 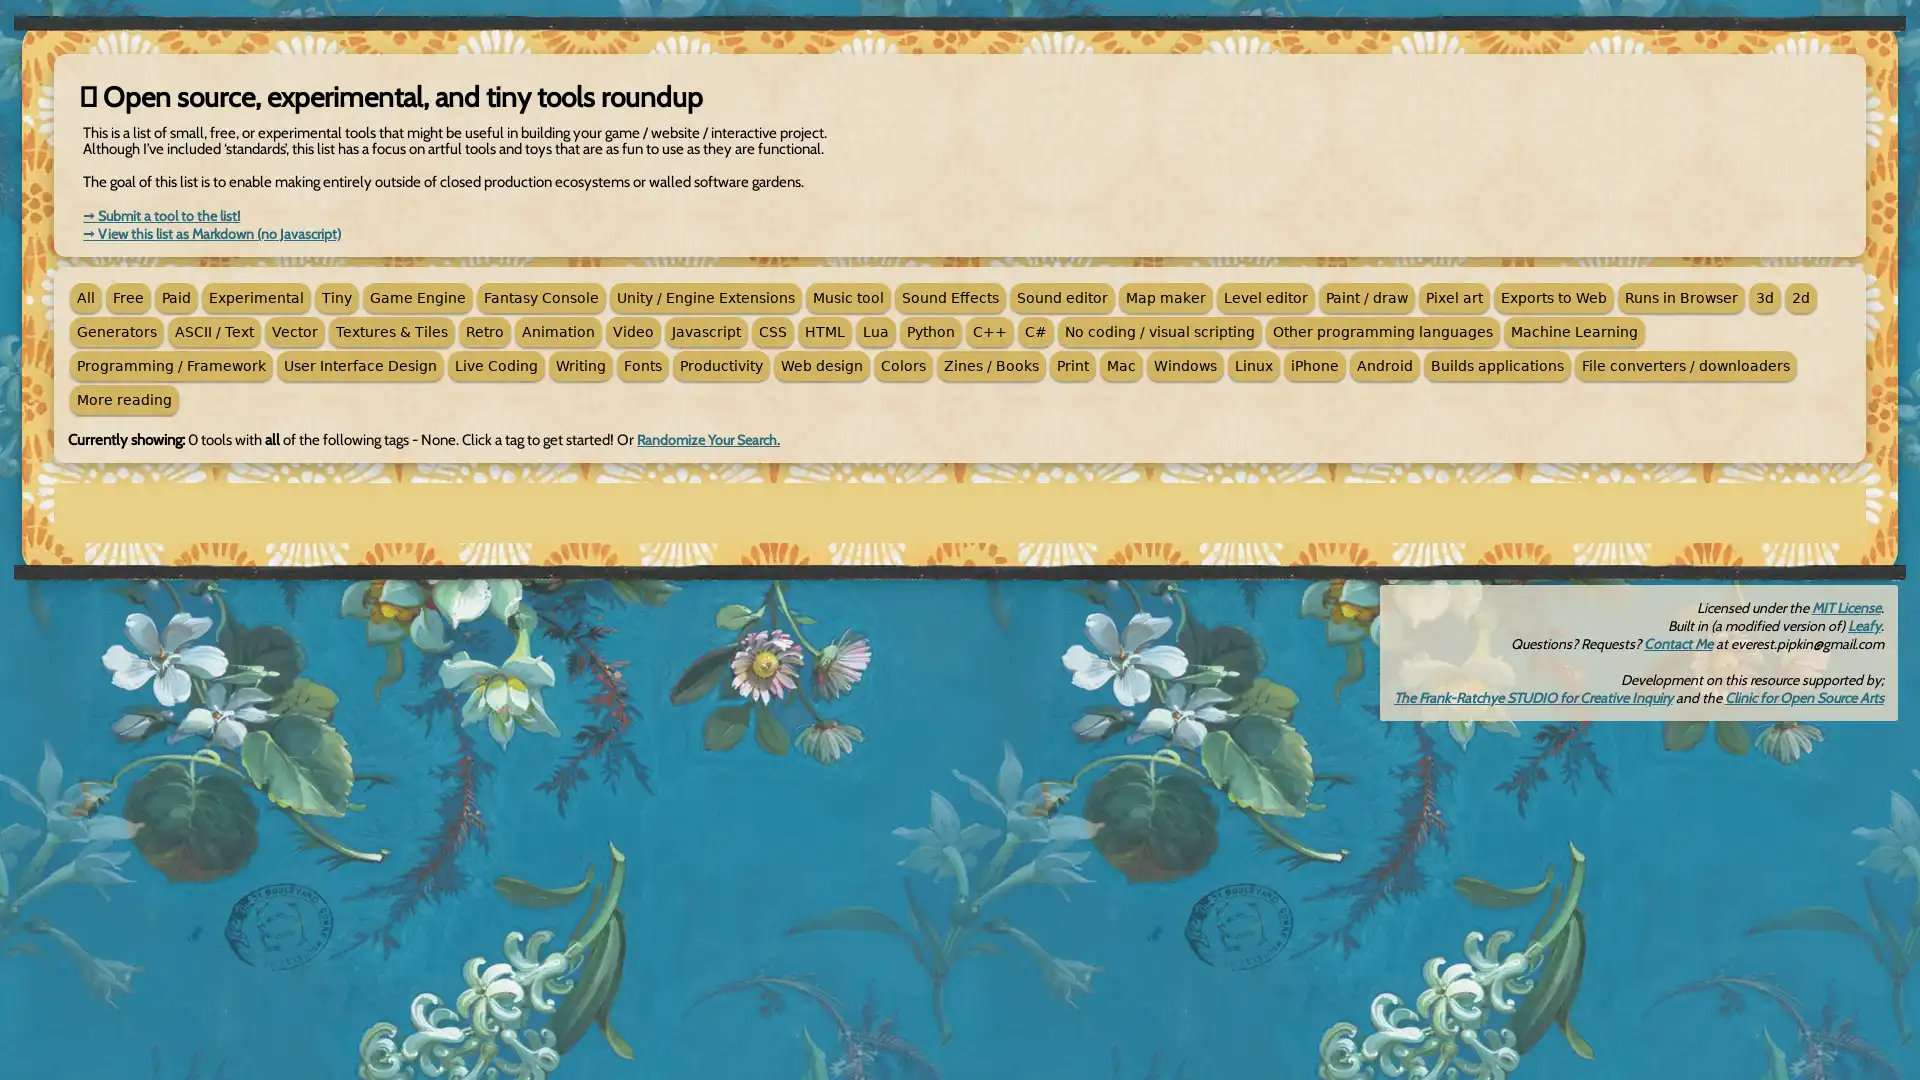 I want to click on Windows, so click(x=1185, y=366).